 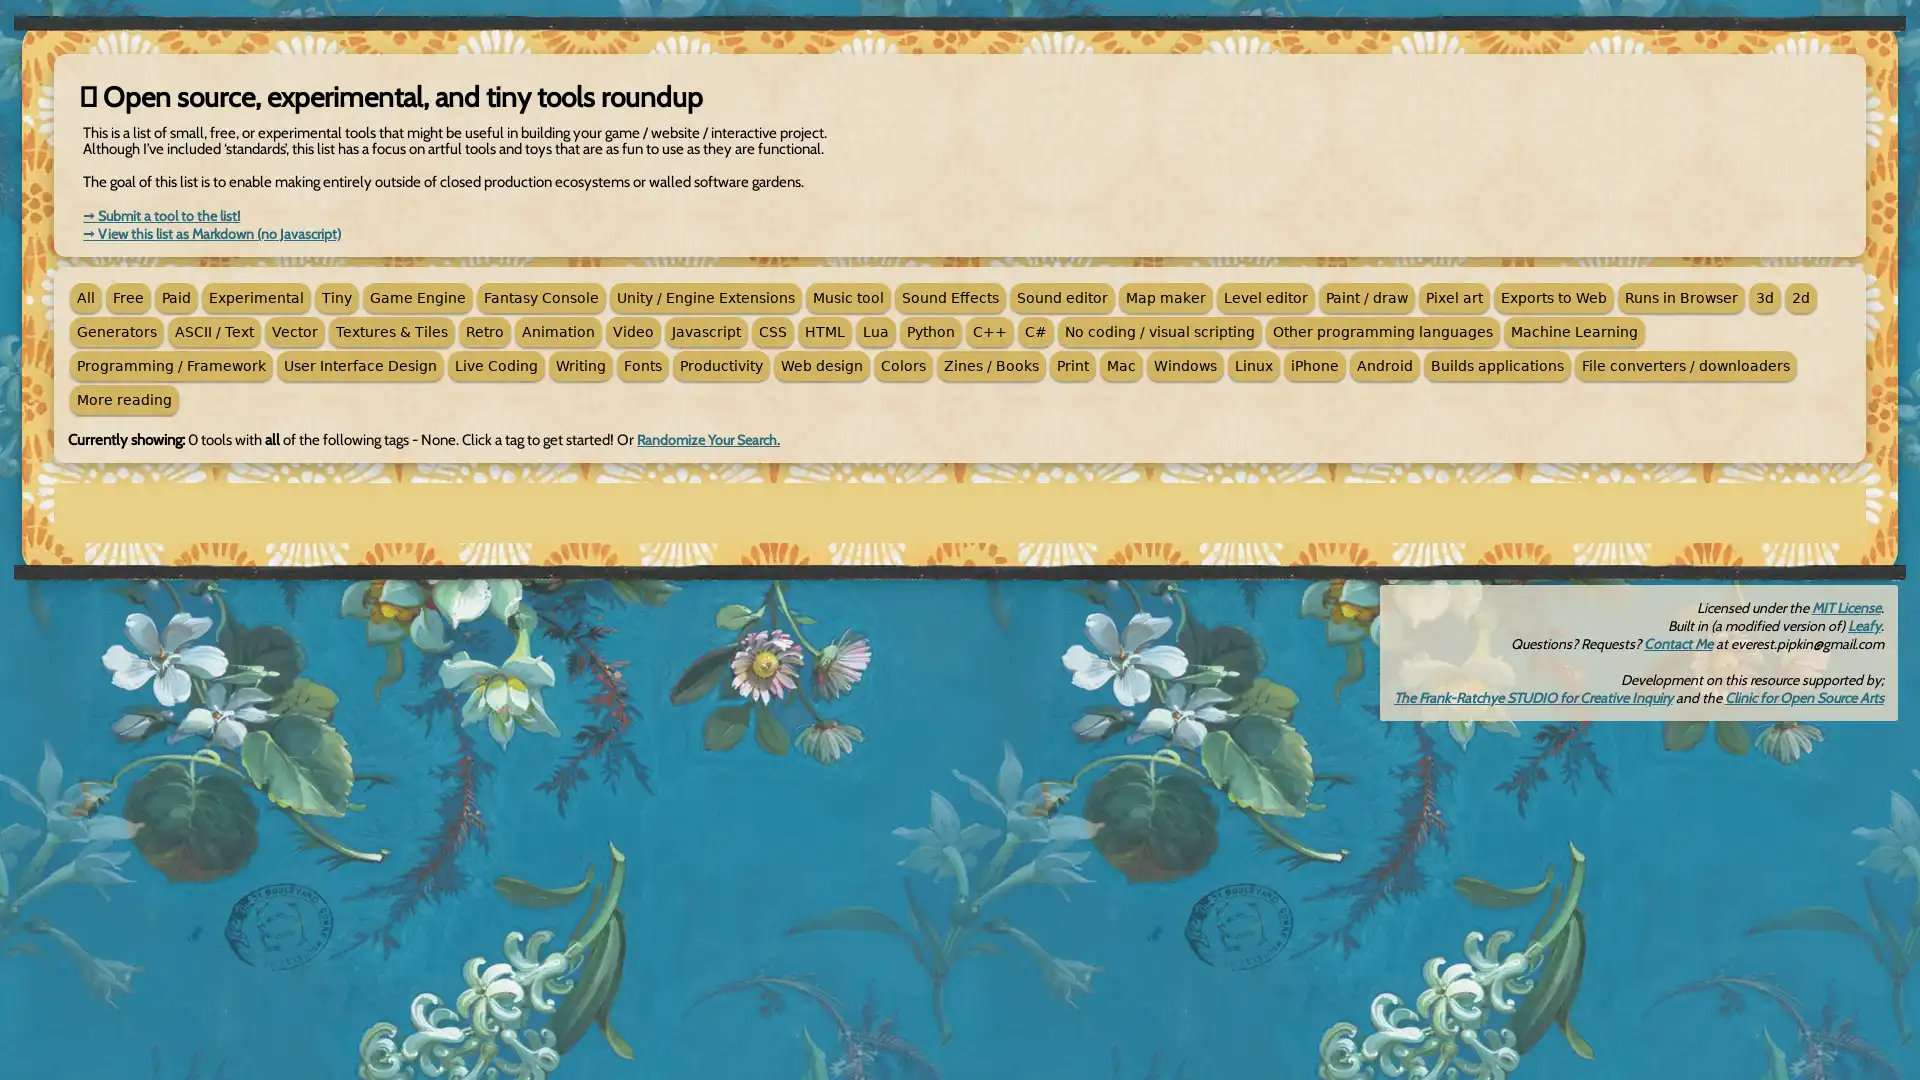 I want to click on Windows, so click(x=1185, y=366).